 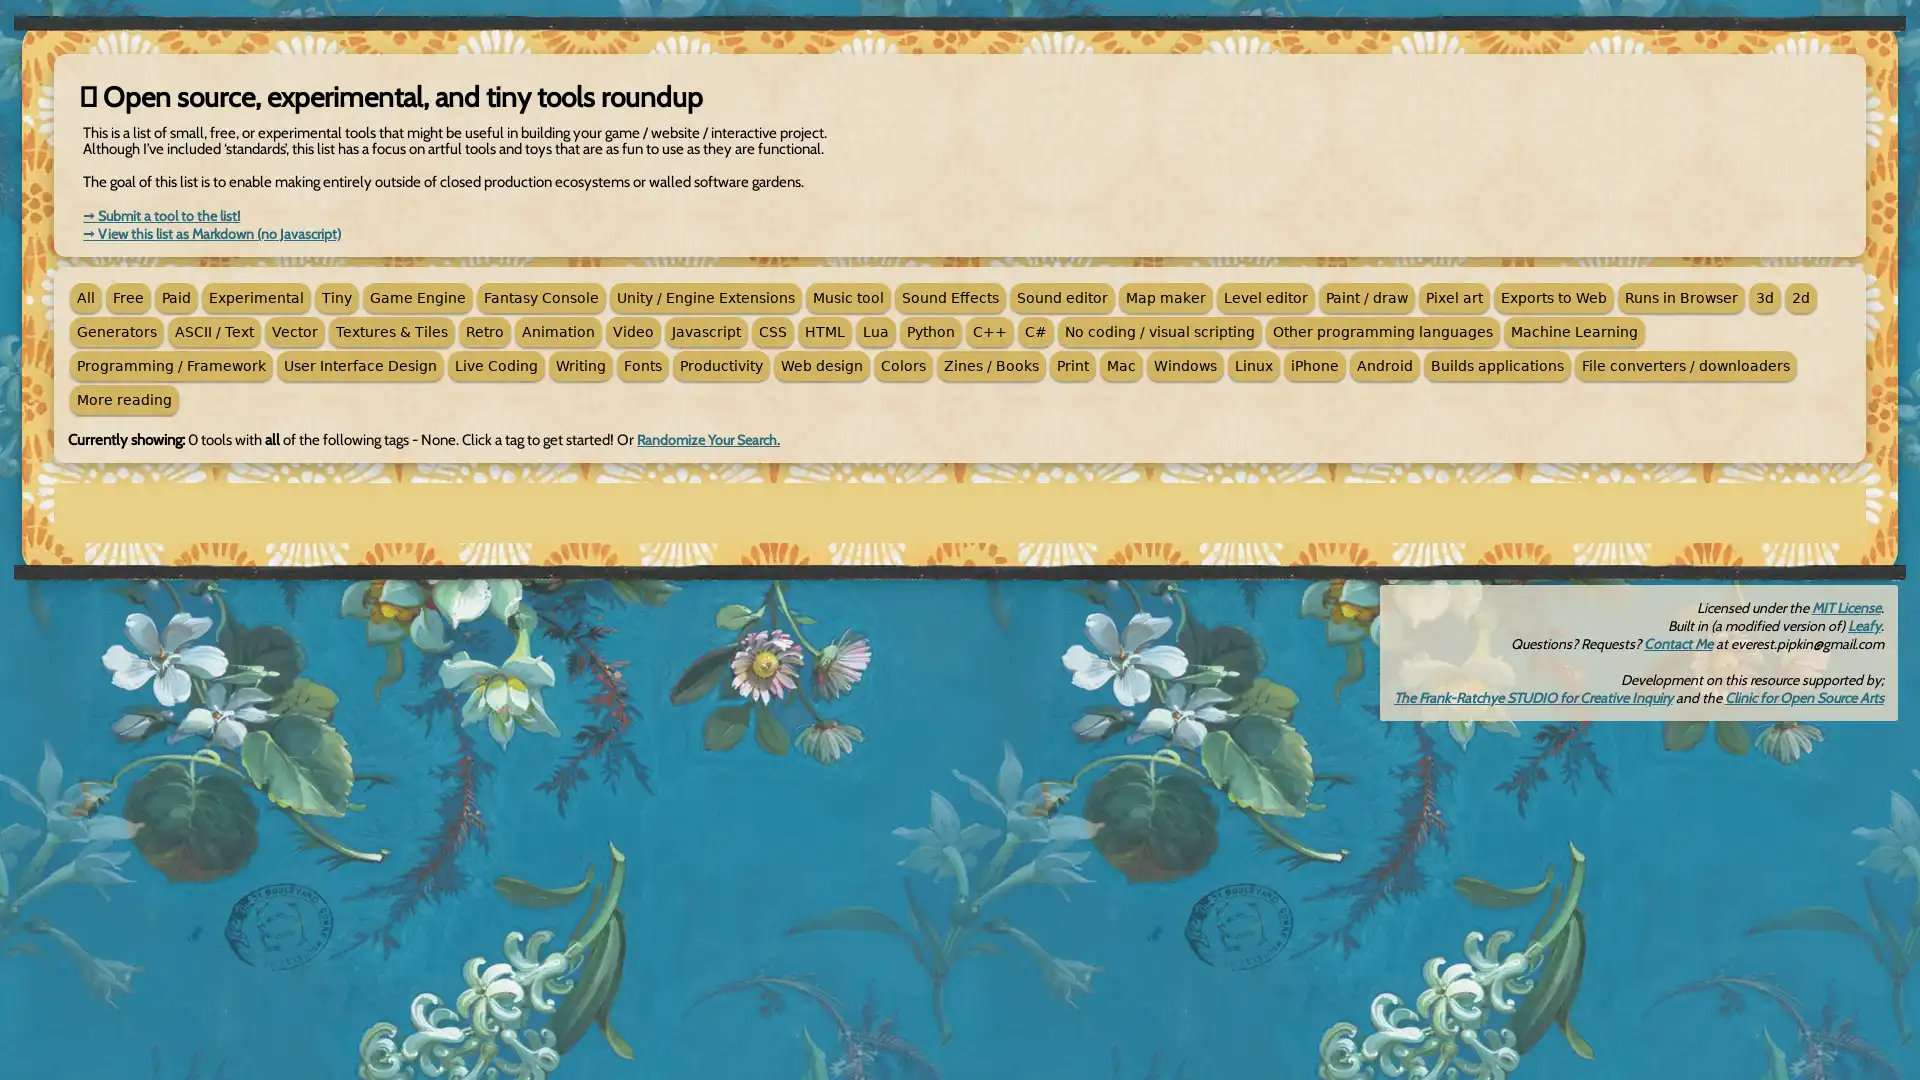 I want to click on Windows, so click(x=1185, y=366).